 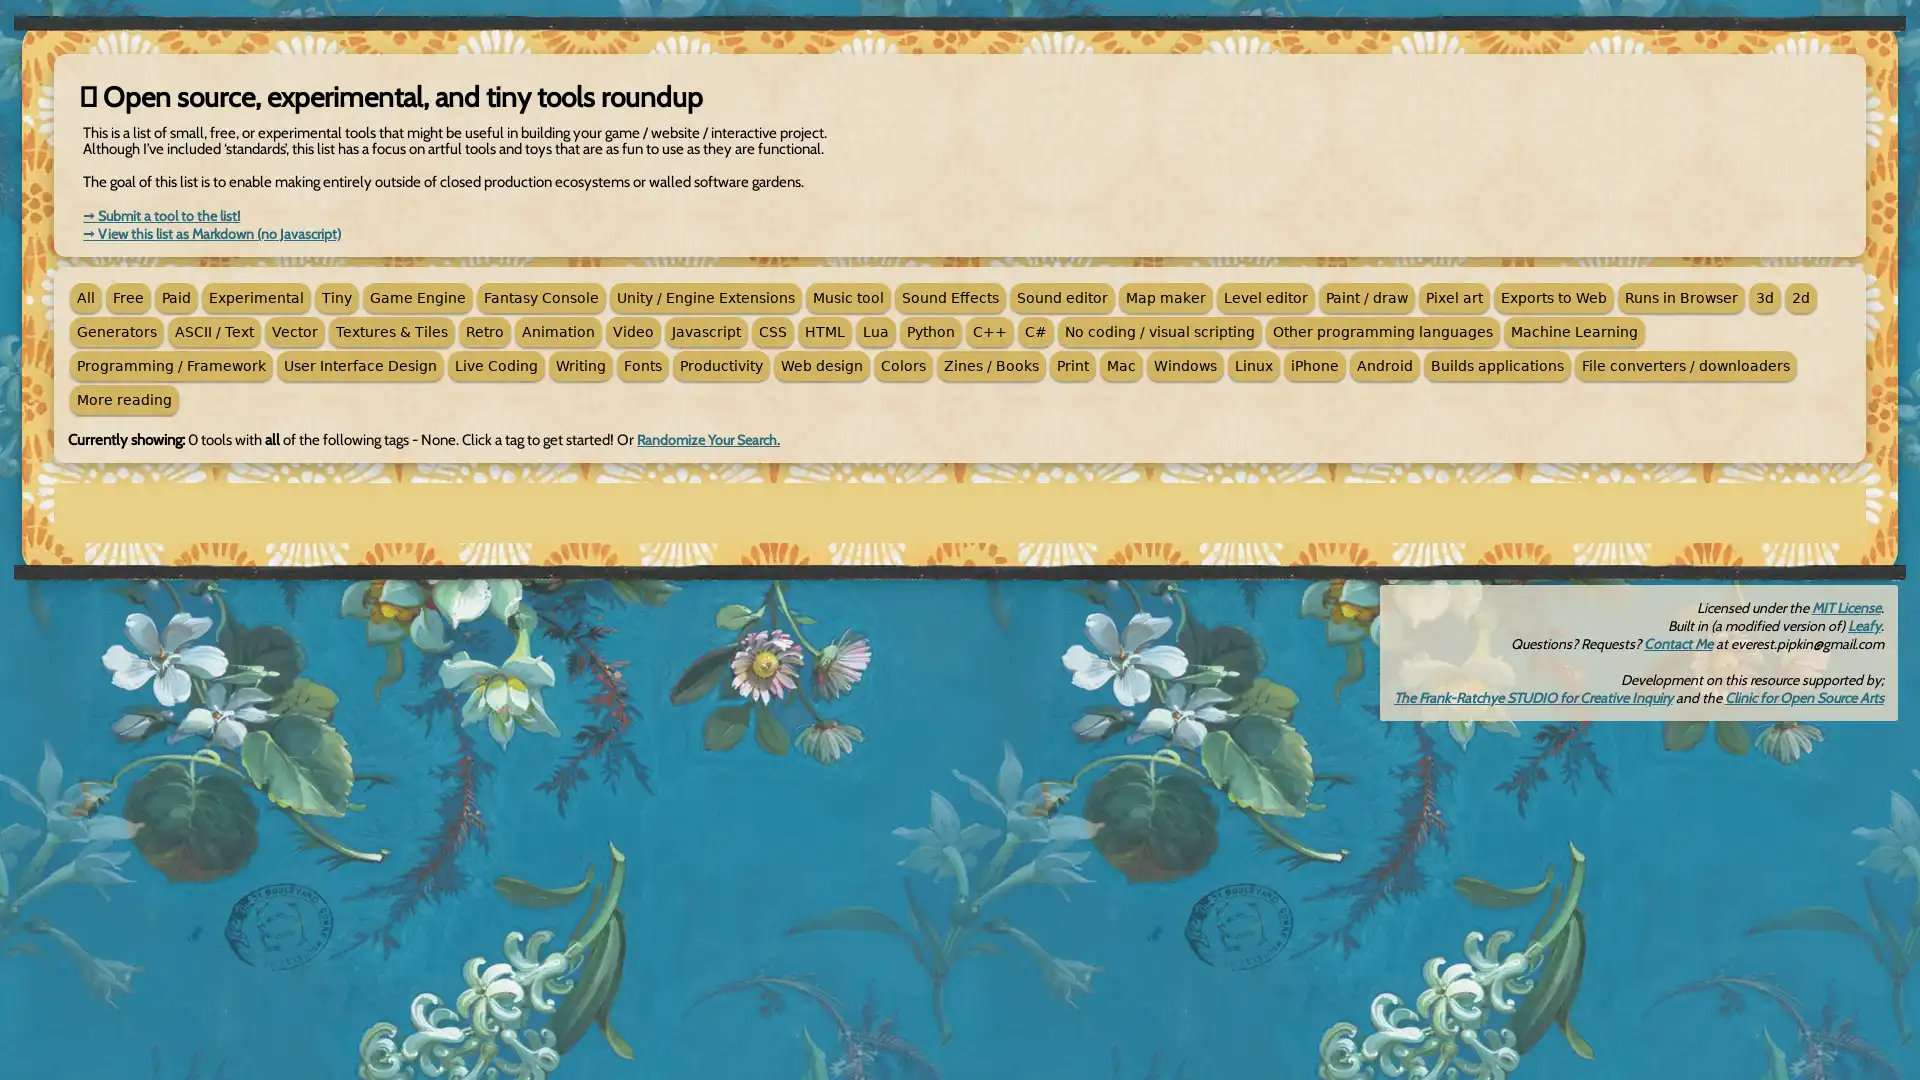 I want to click on Windows, so click(x=1185, y=366).